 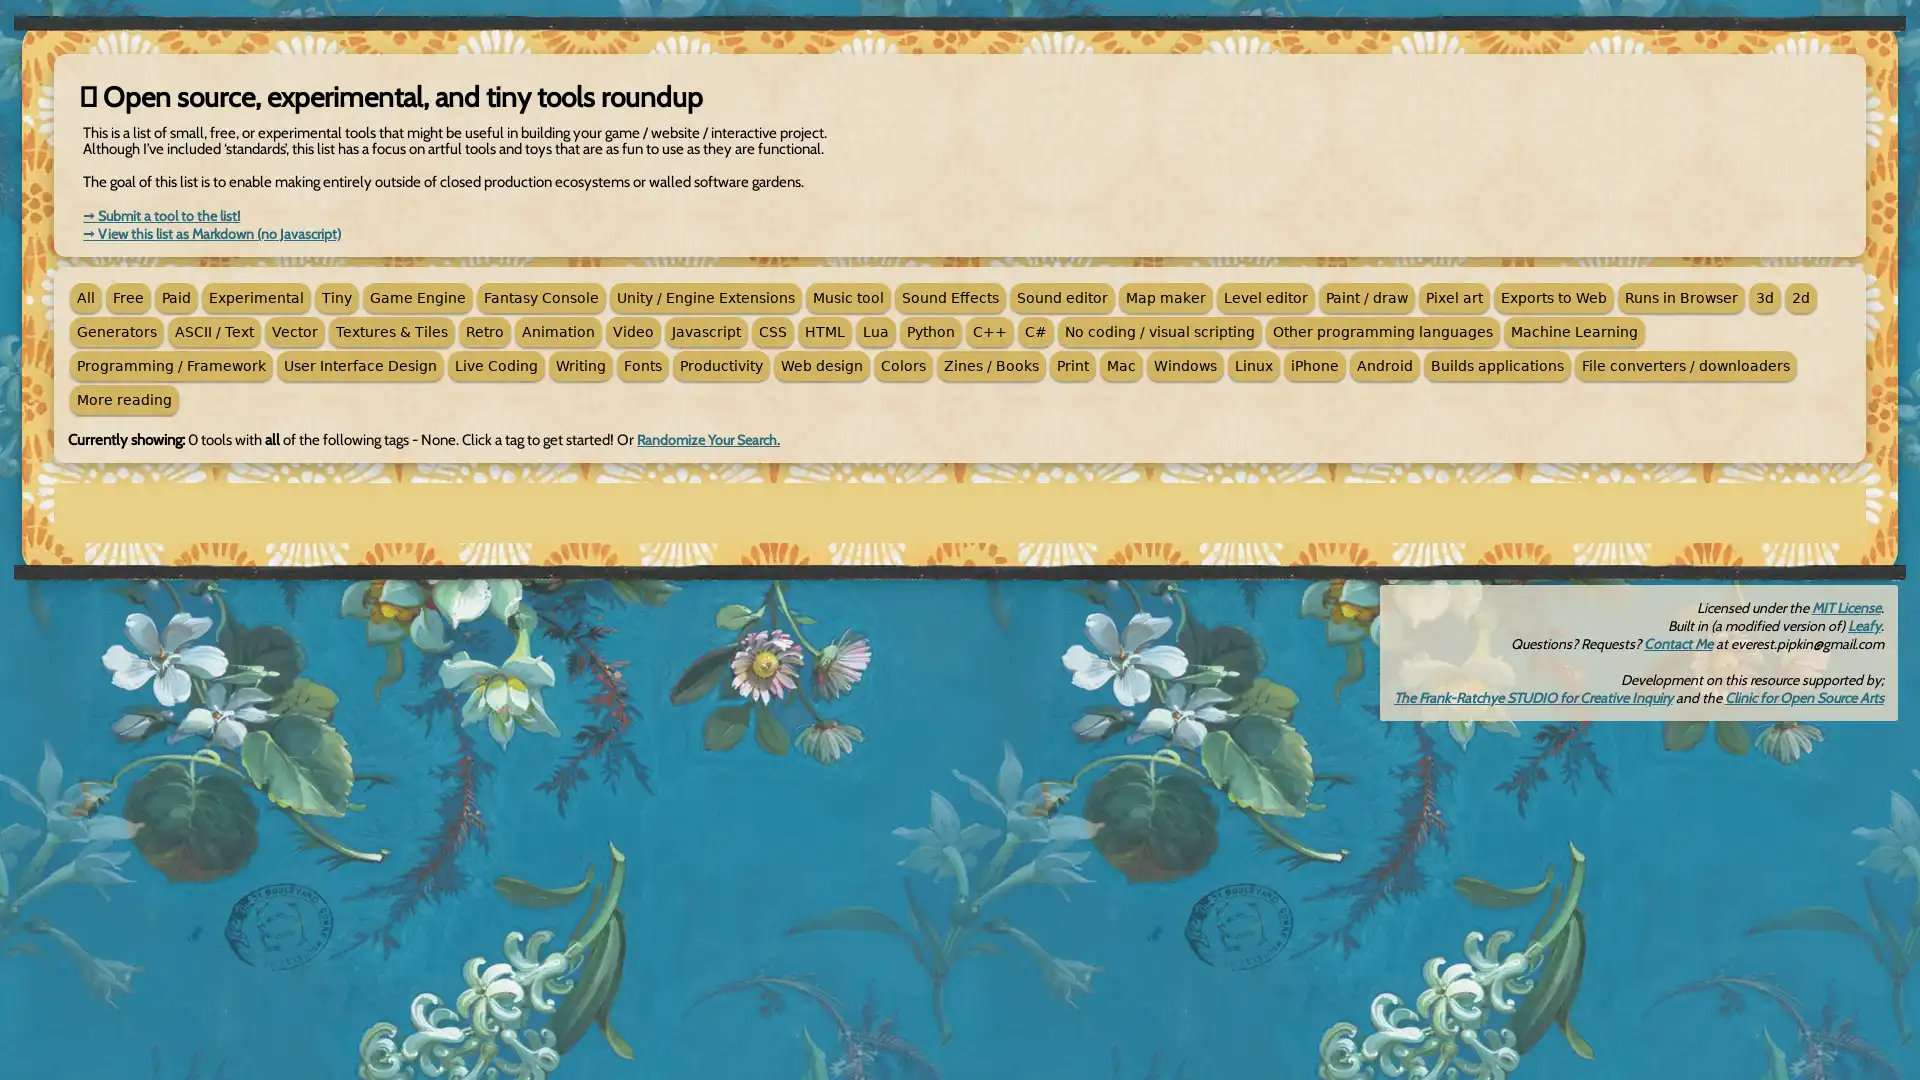 I want to click on Windows, so click(x=1185, y=366).